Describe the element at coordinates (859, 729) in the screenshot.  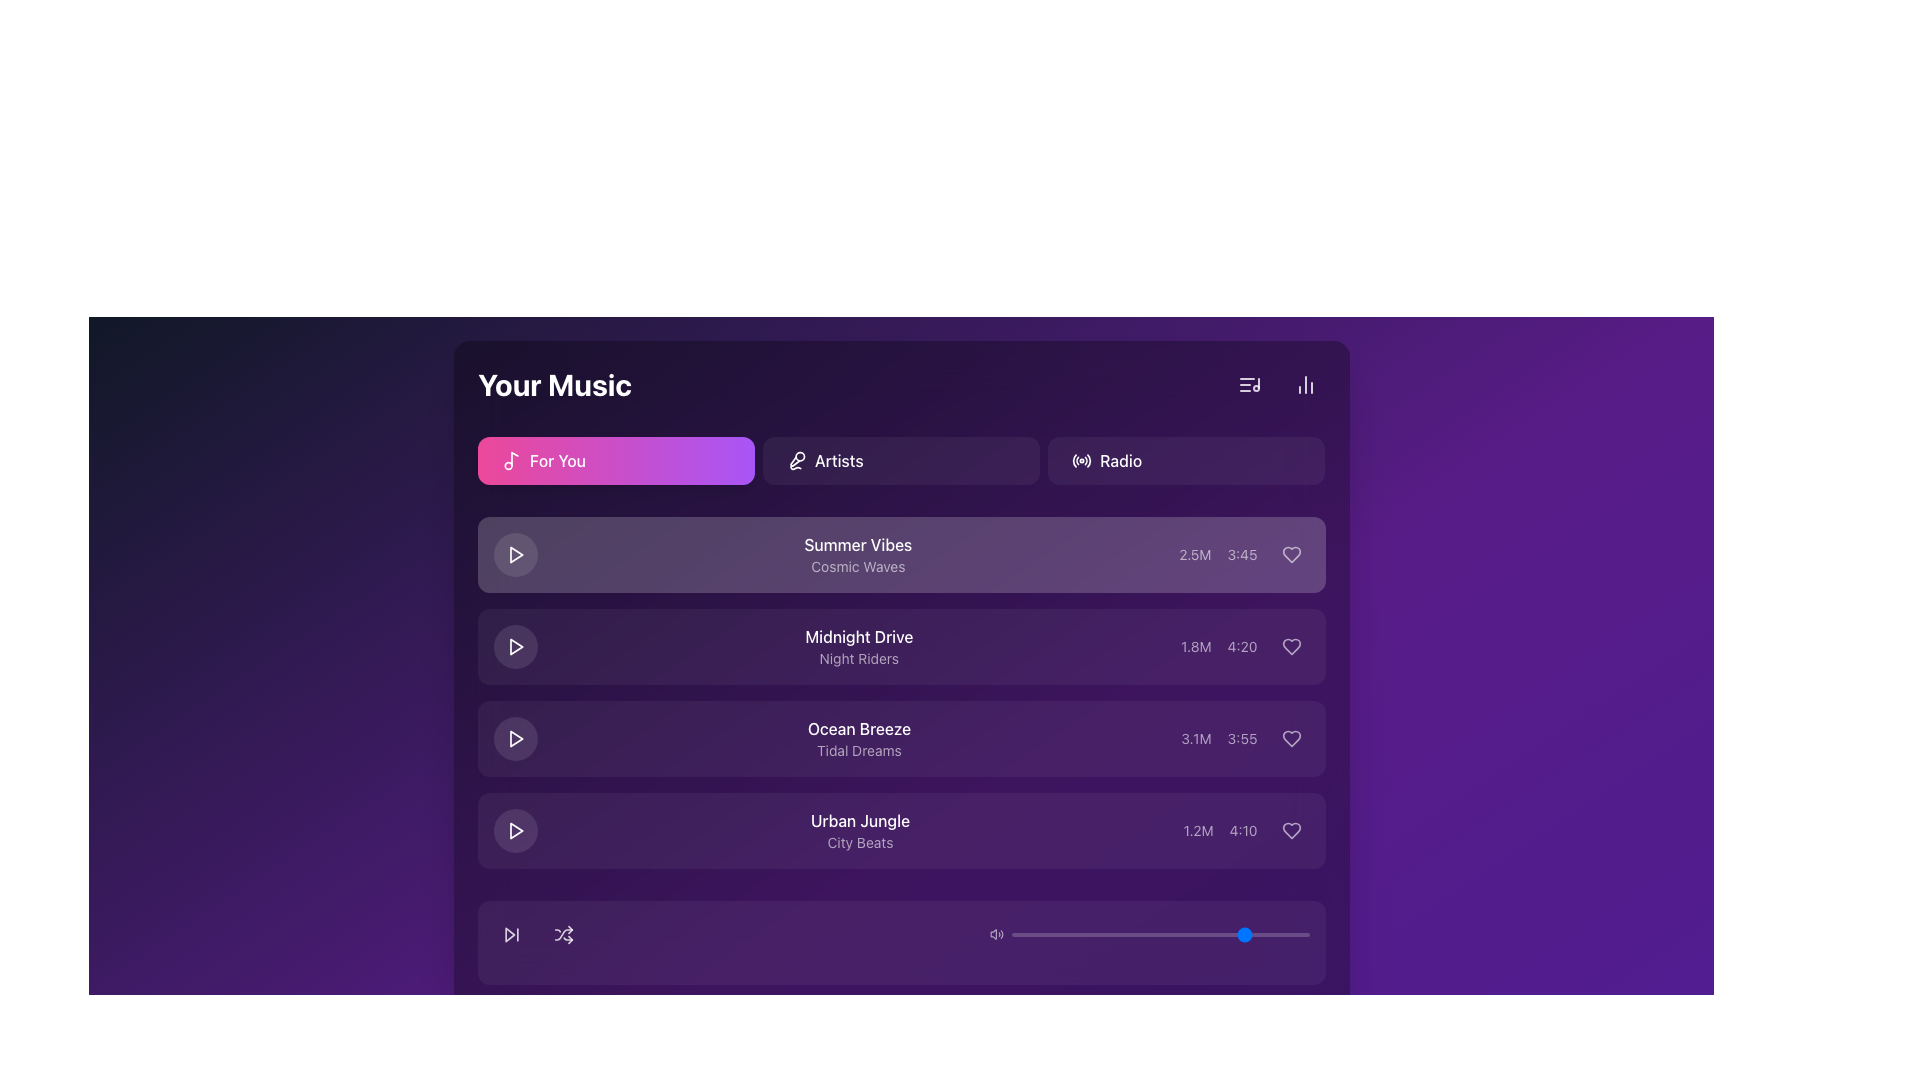
I see `text of the Text Label displaying 'Ocean Breeze', which is styled in white font and is located in the third row of music tracks` at that location.